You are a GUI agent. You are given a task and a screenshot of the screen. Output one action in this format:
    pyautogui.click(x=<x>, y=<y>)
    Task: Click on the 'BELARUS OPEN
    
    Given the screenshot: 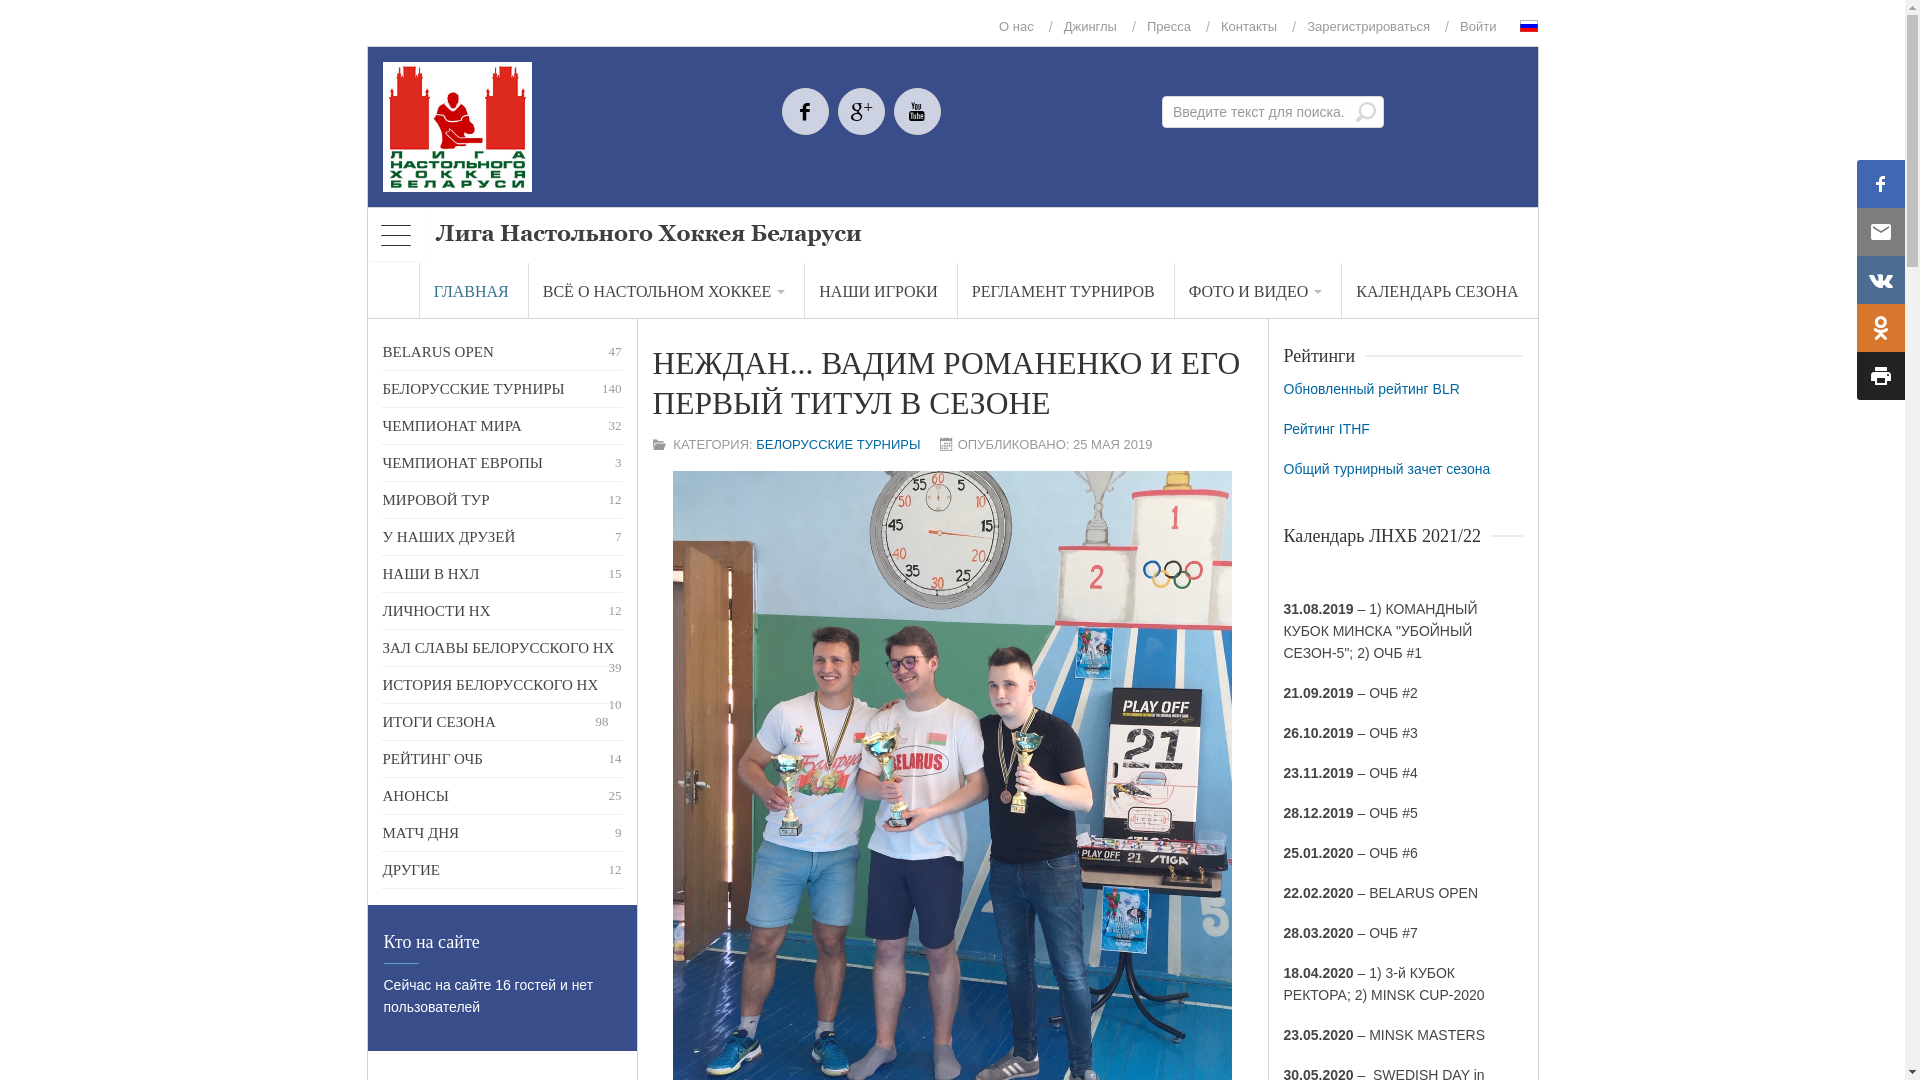 What is the action you would take?
    pyautogui.click(x=501, y=350)
    